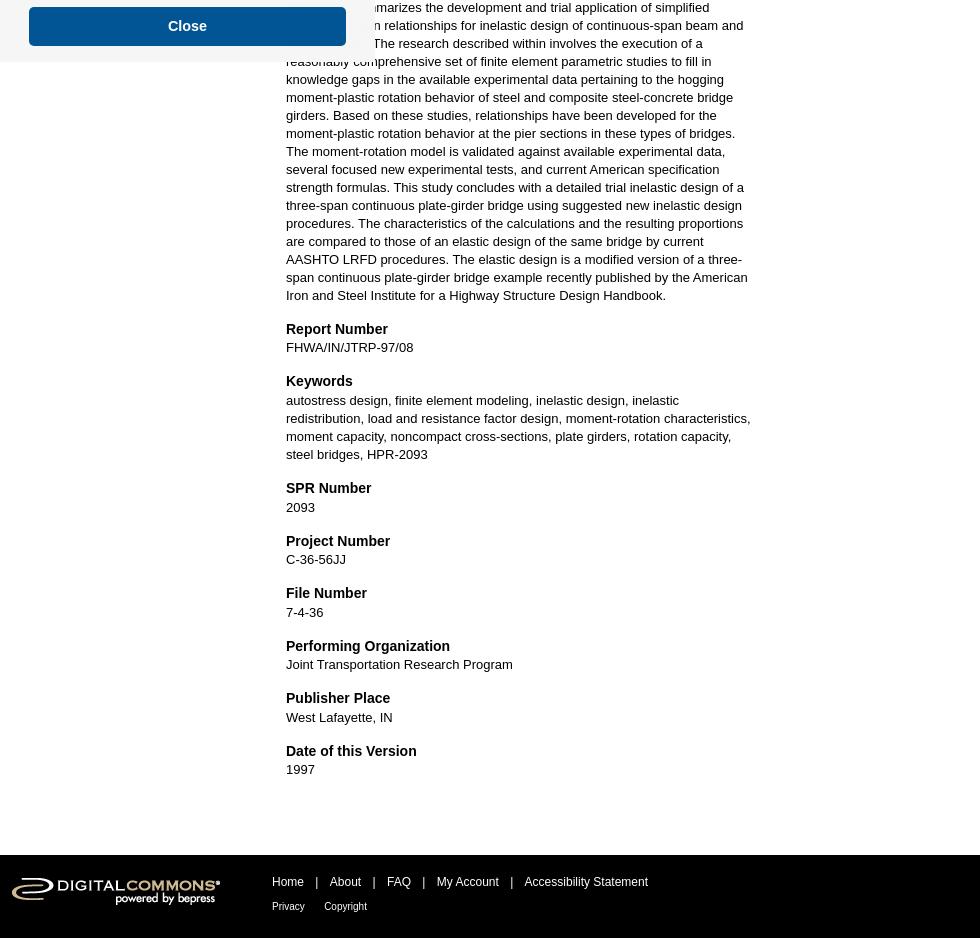 This screenshot has width=980, height=938. What do you see at coordinates (288, 882) in the screenshot?
I see `'Home'` at bounding box center [288, 882].